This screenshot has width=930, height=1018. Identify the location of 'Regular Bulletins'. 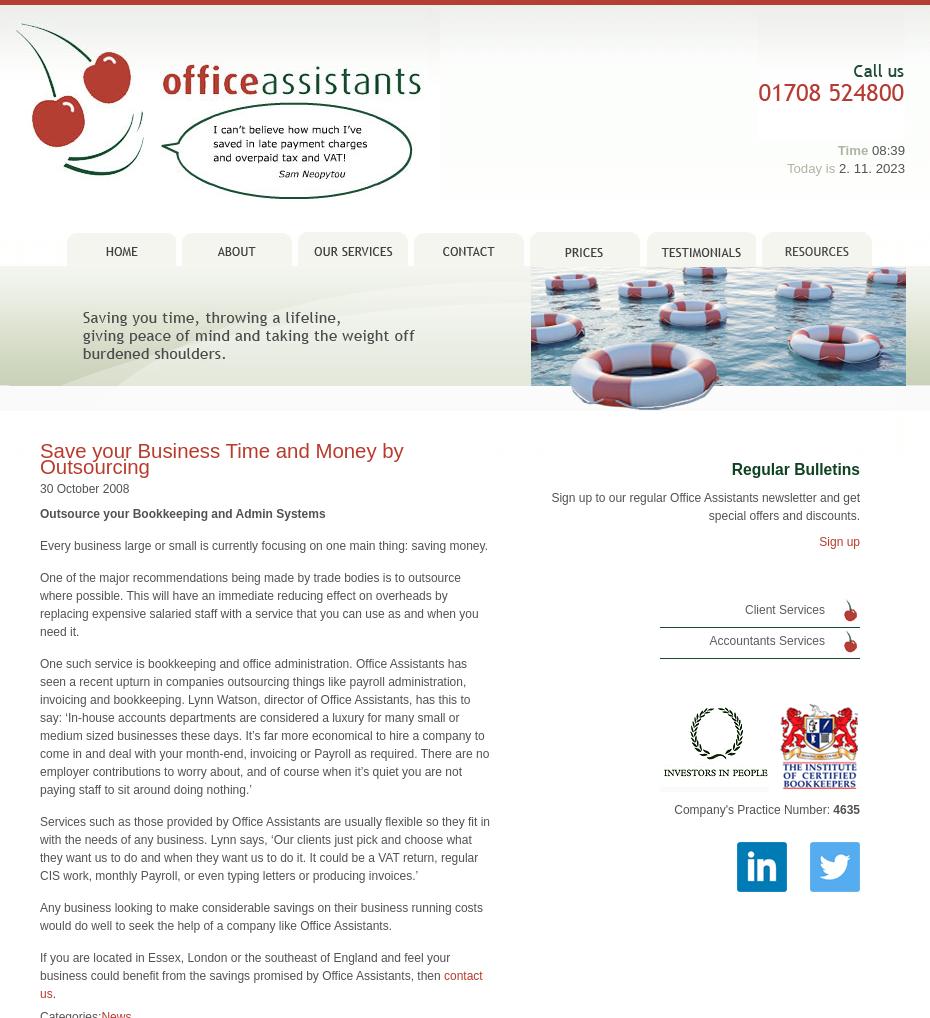
(794, 439).